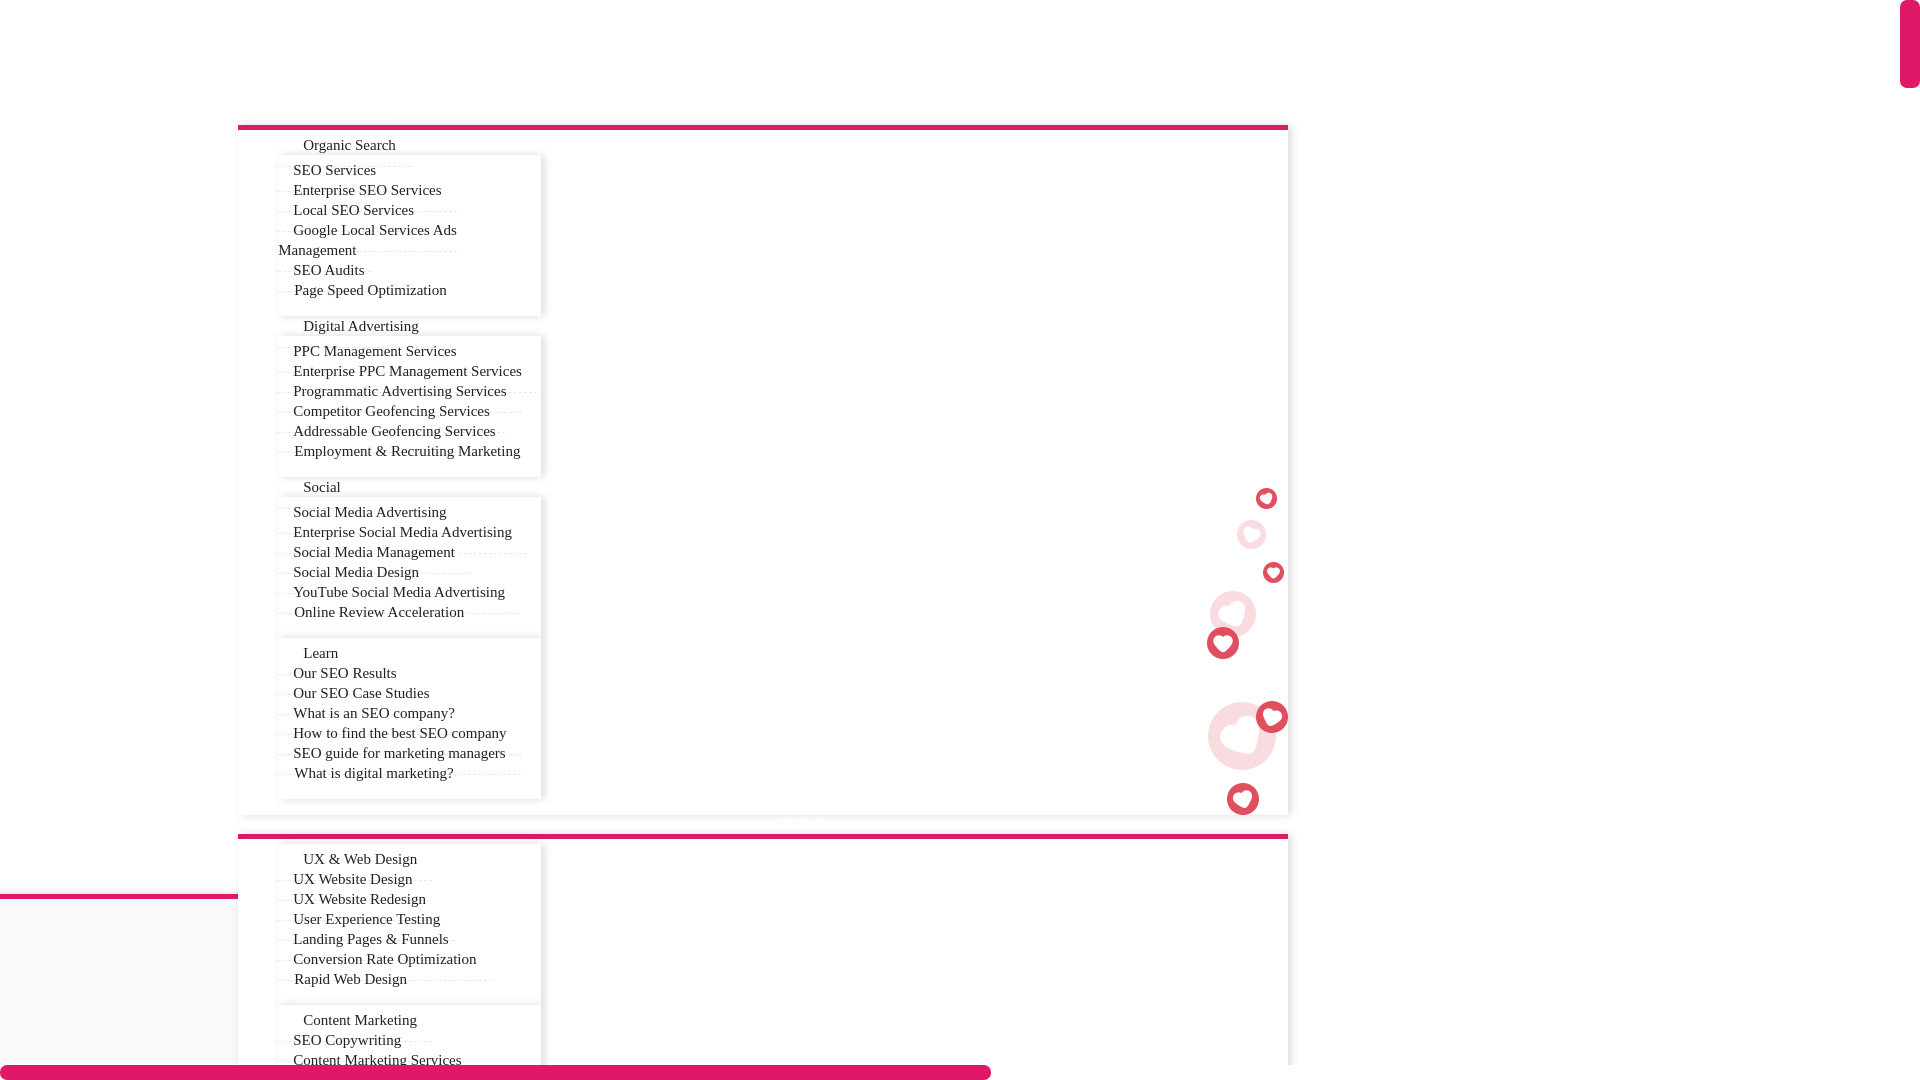  Describe the element at coordinates (406, 451) in the screenshot. I see `'Employment & Recruiting Marketing'` at that location.